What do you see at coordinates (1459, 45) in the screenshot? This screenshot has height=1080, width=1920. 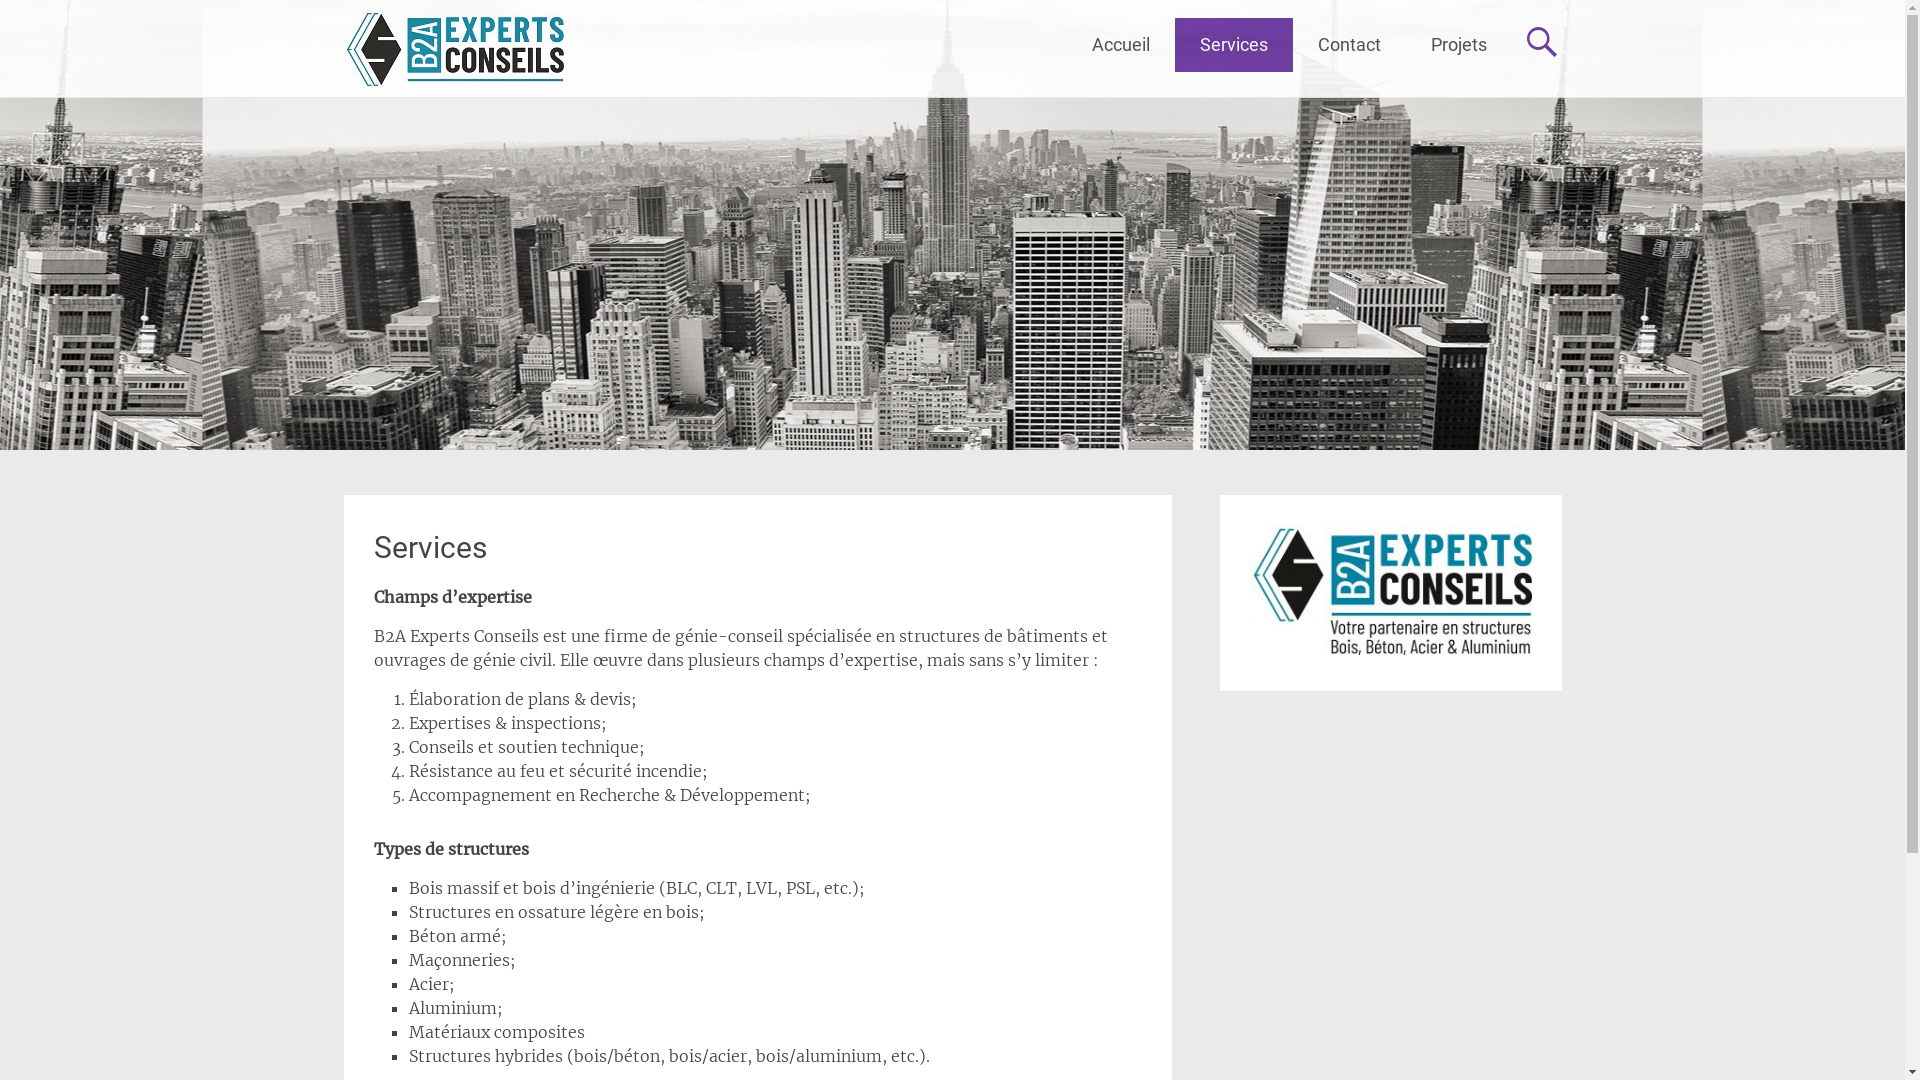 I see `'Projets'` at bounding box center [1459, 45].